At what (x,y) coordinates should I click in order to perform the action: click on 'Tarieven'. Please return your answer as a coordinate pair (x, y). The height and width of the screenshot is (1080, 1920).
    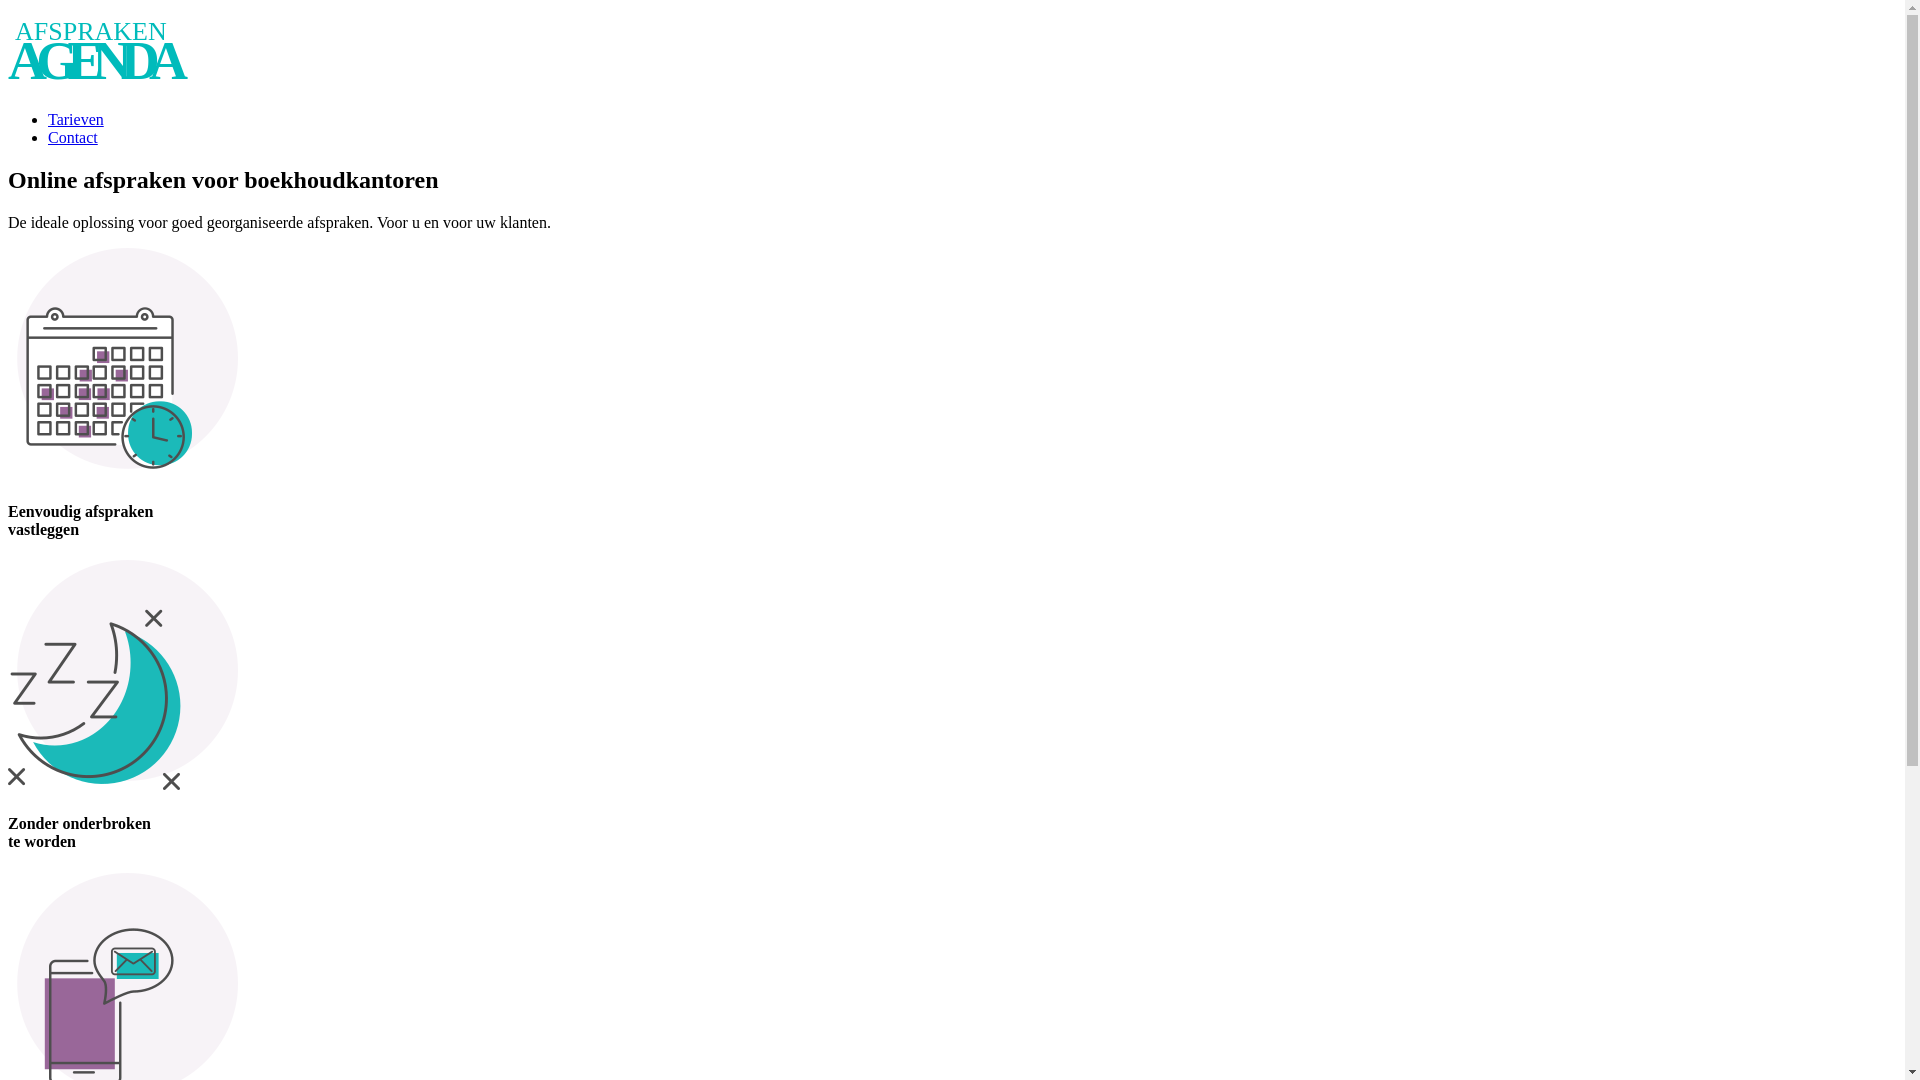
    Looking at the image, I should click on (76, 119).